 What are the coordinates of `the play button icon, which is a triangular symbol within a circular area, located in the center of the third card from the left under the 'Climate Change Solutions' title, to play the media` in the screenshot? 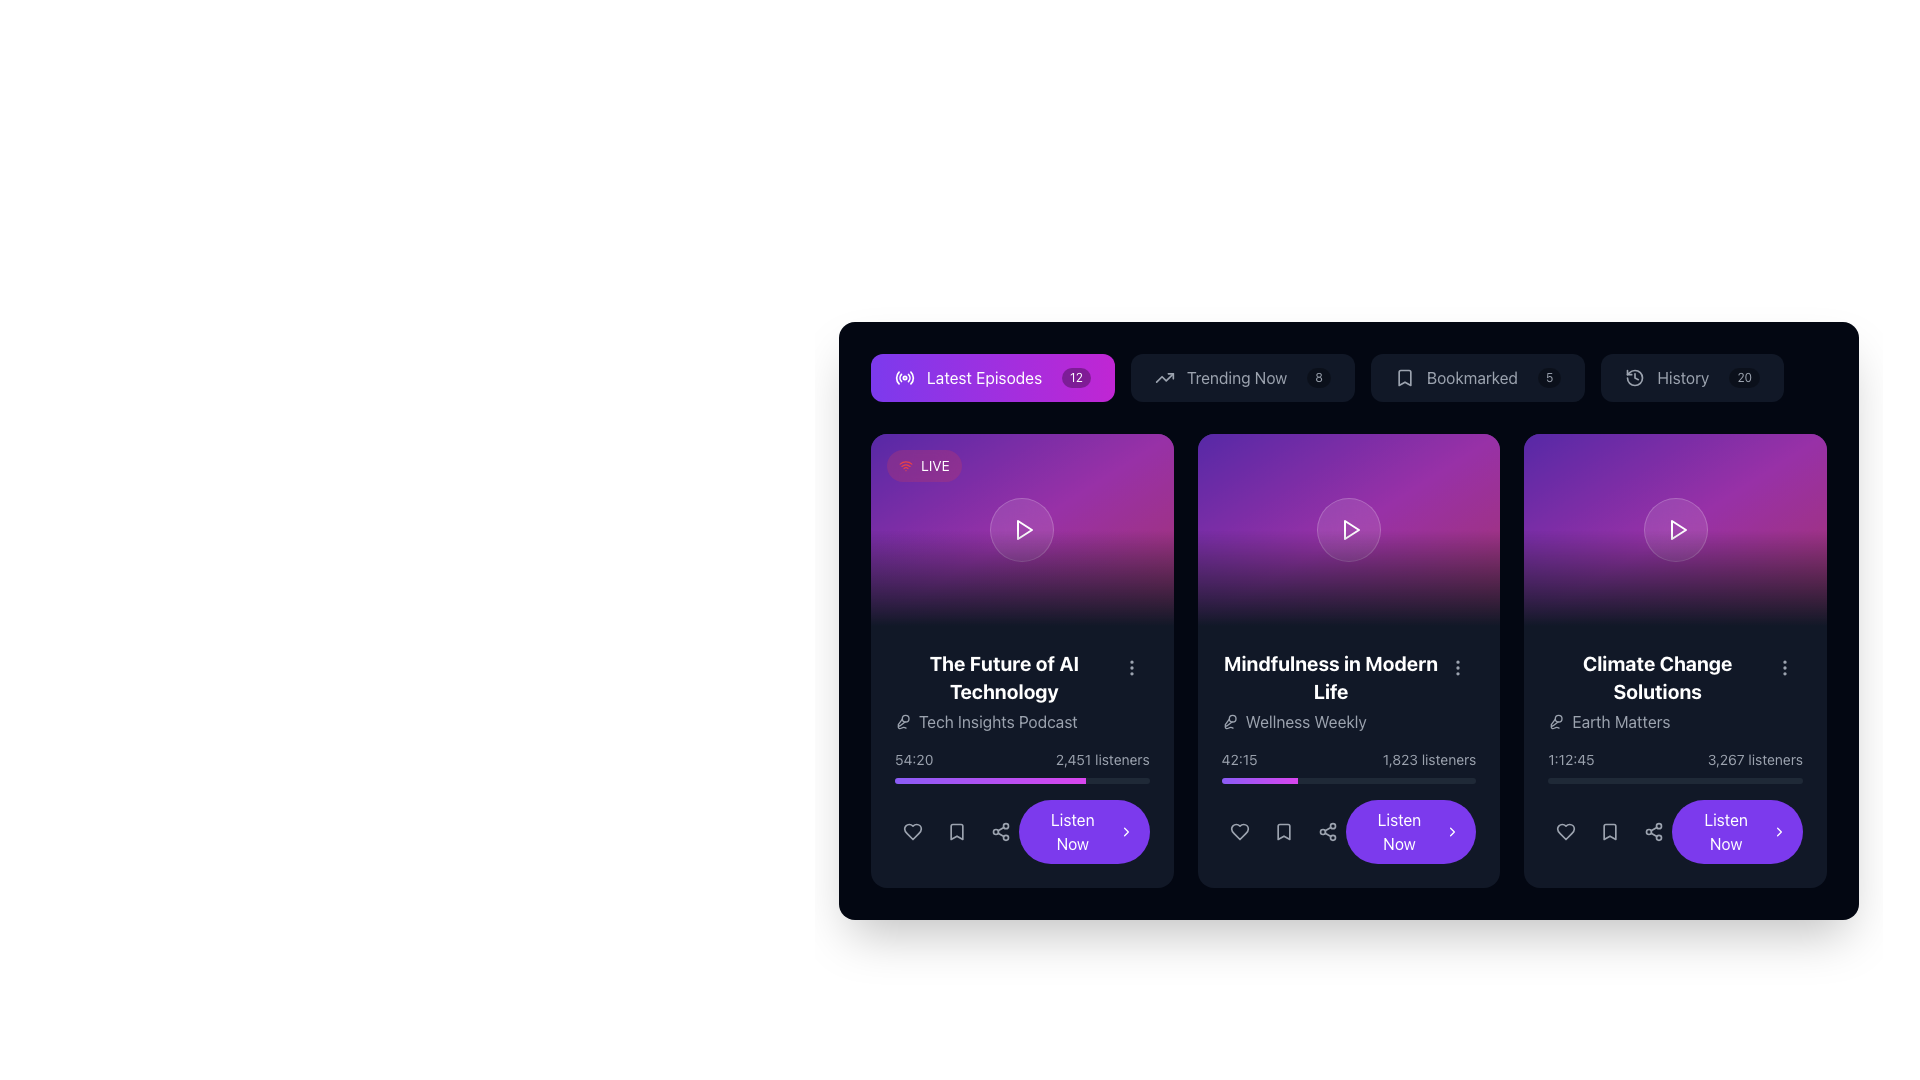 It's located at (1677, 528).